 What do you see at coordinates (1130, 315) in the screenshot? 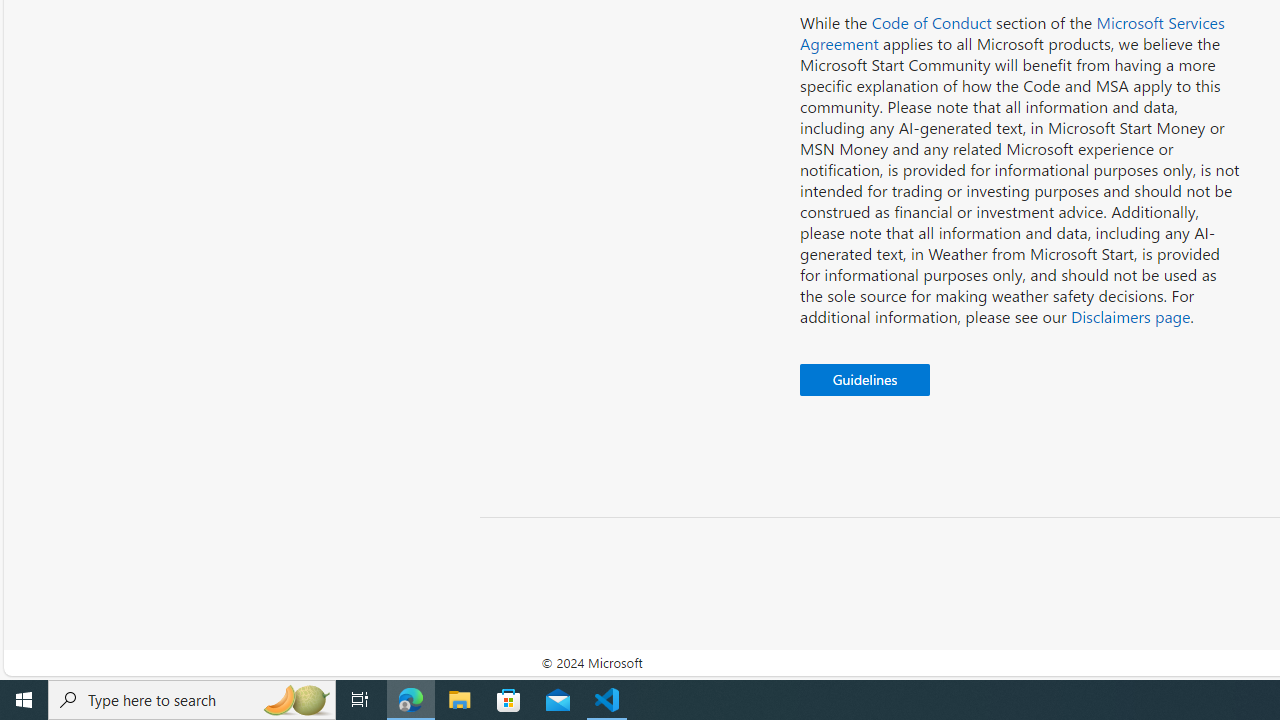
I see `'Disclaimers page'` at bounding box center [1130, 315].